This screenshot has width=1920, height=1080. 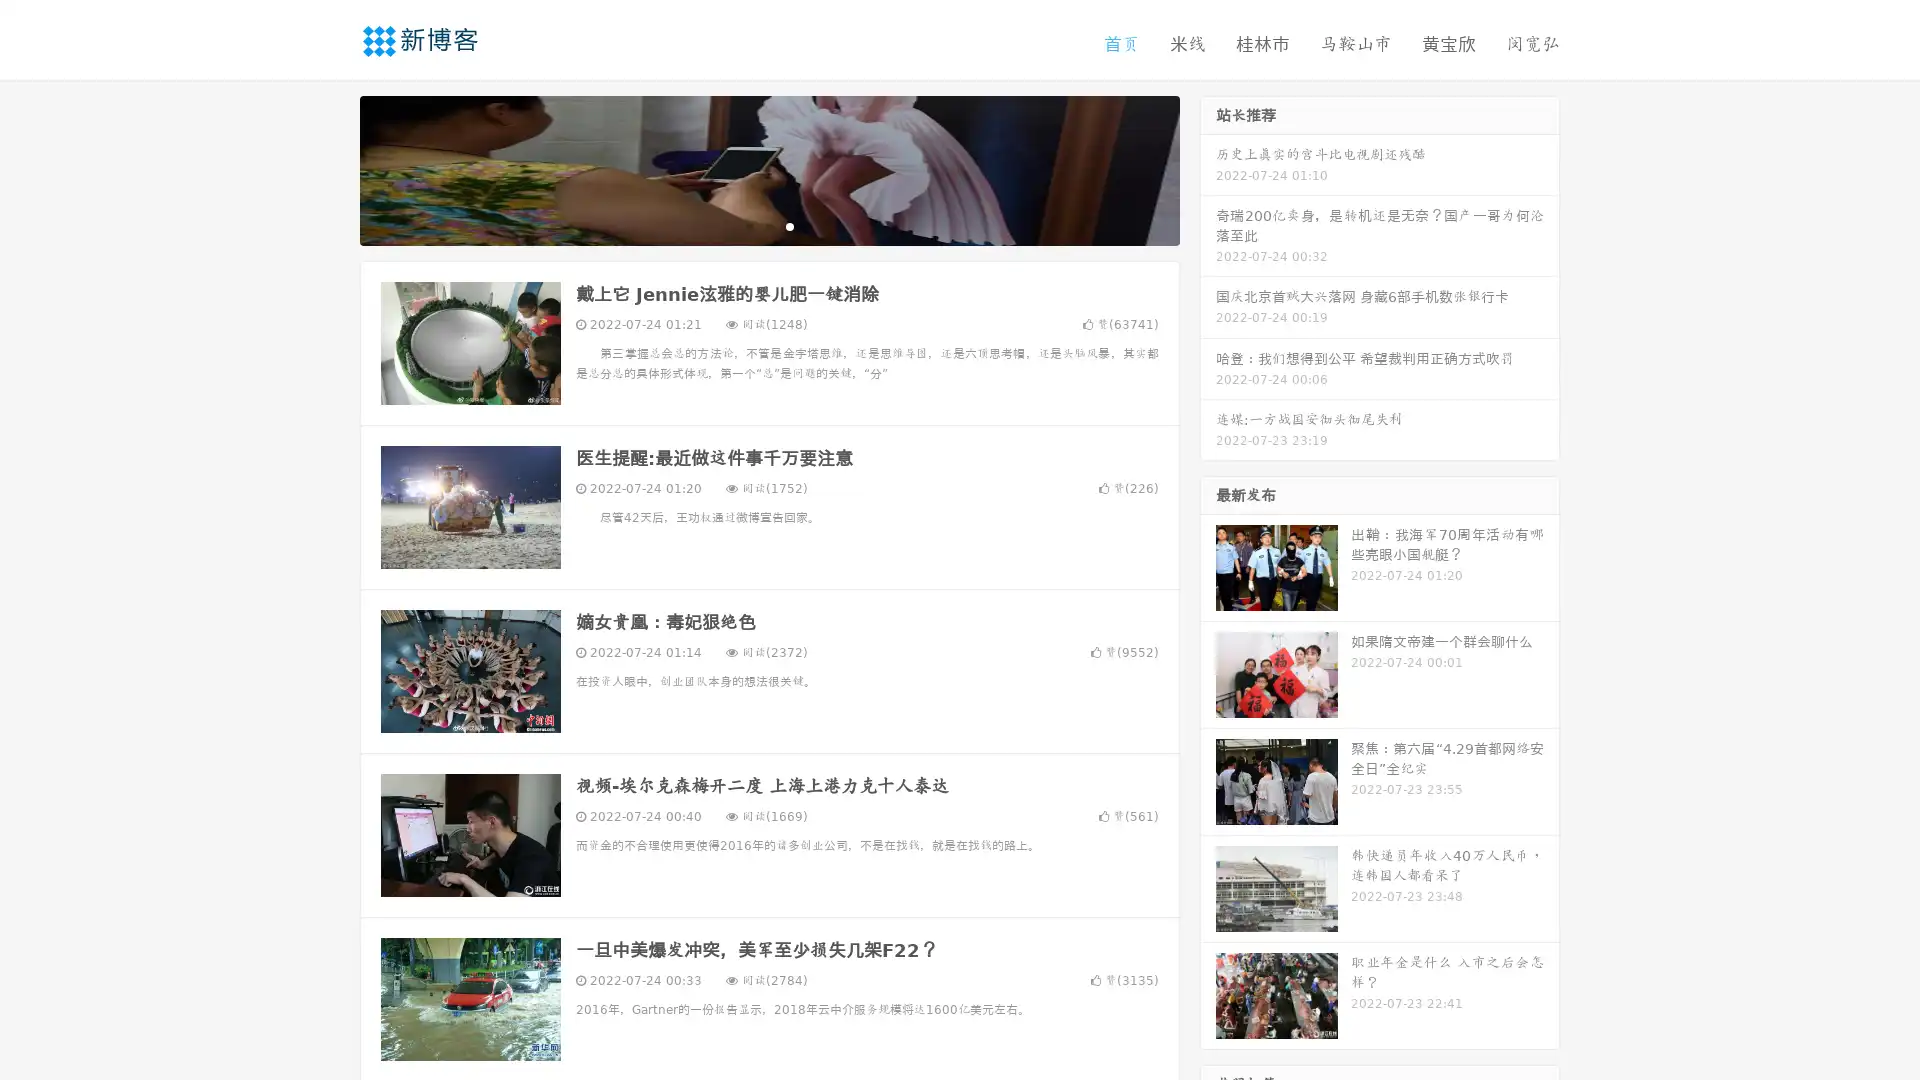 I want to click on Previous slide, so click(x=330, y=168).